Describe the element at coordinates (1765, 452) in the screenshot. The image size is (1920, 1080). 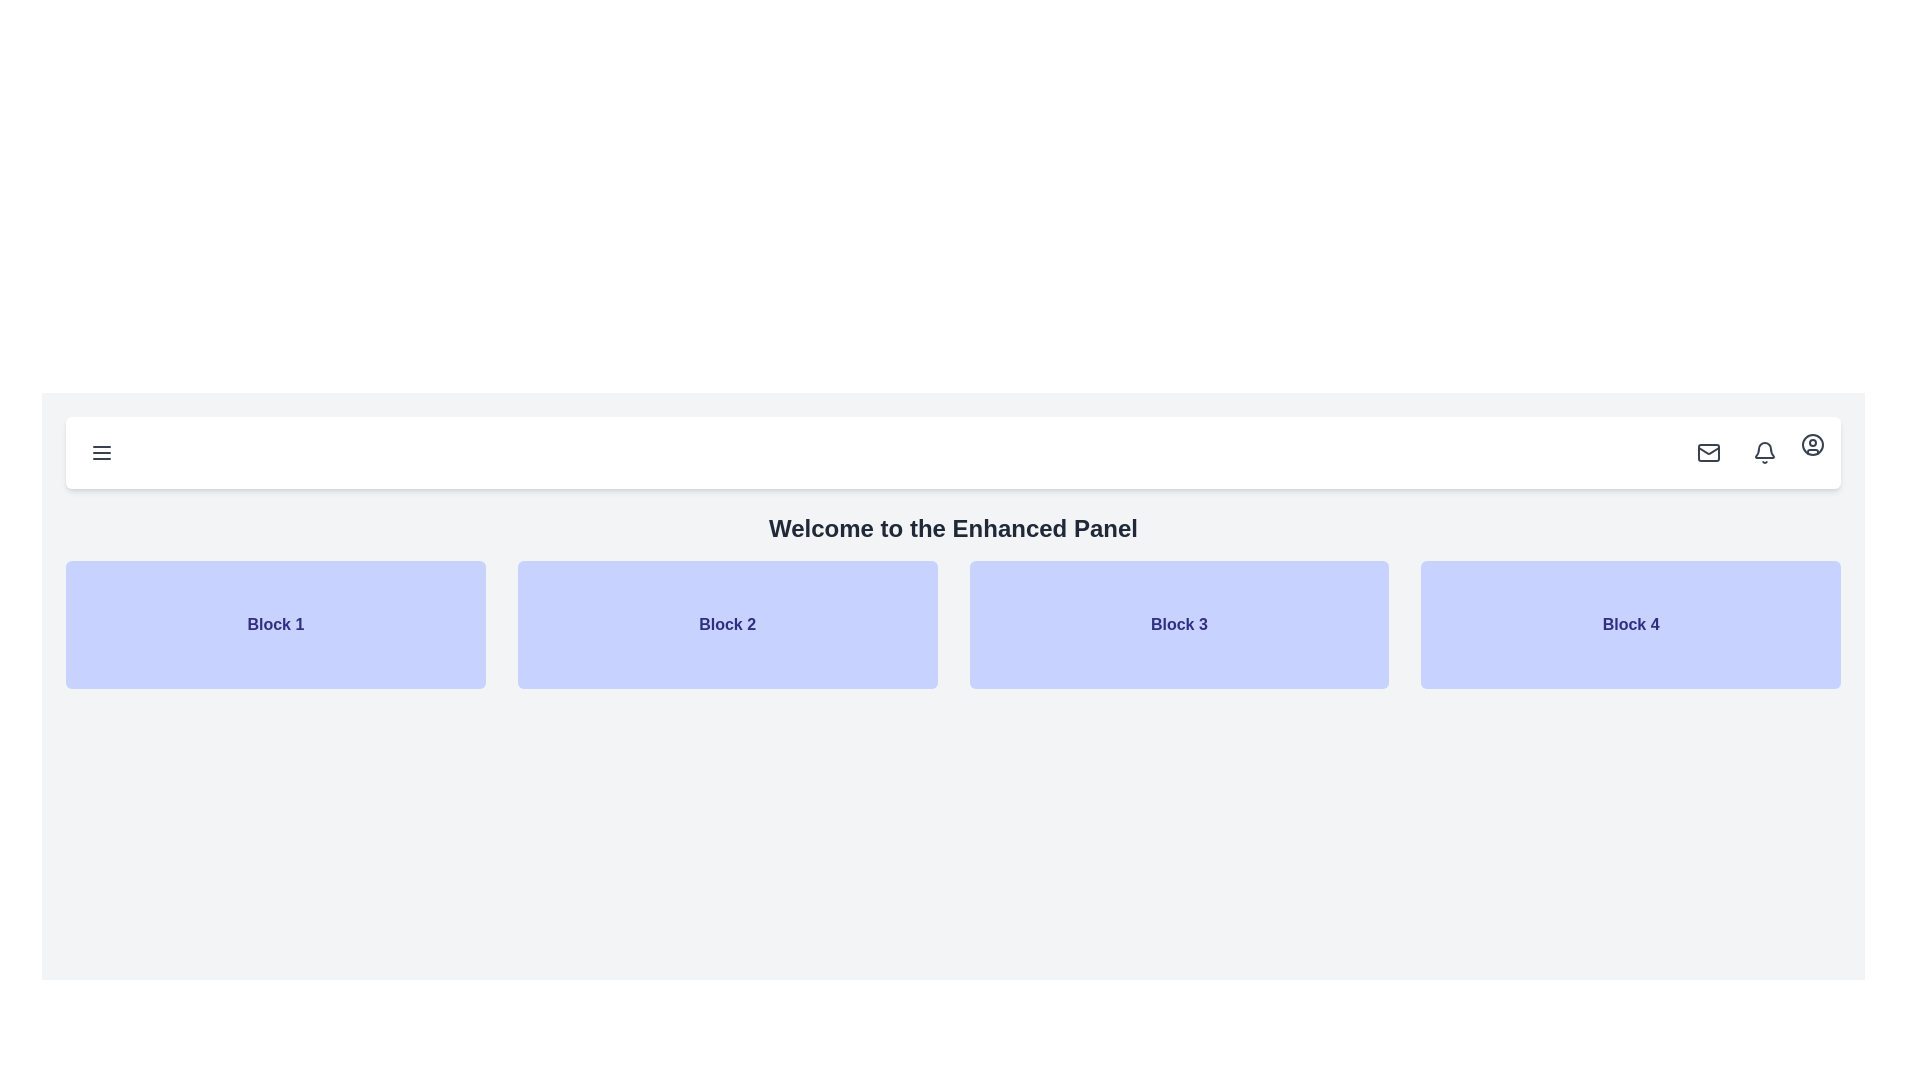
I see `the bell icon, which is a cleanly outlined light gray bell located in the top-right corner of the navigation bar, immediately left of the user avatar icon` at that location.